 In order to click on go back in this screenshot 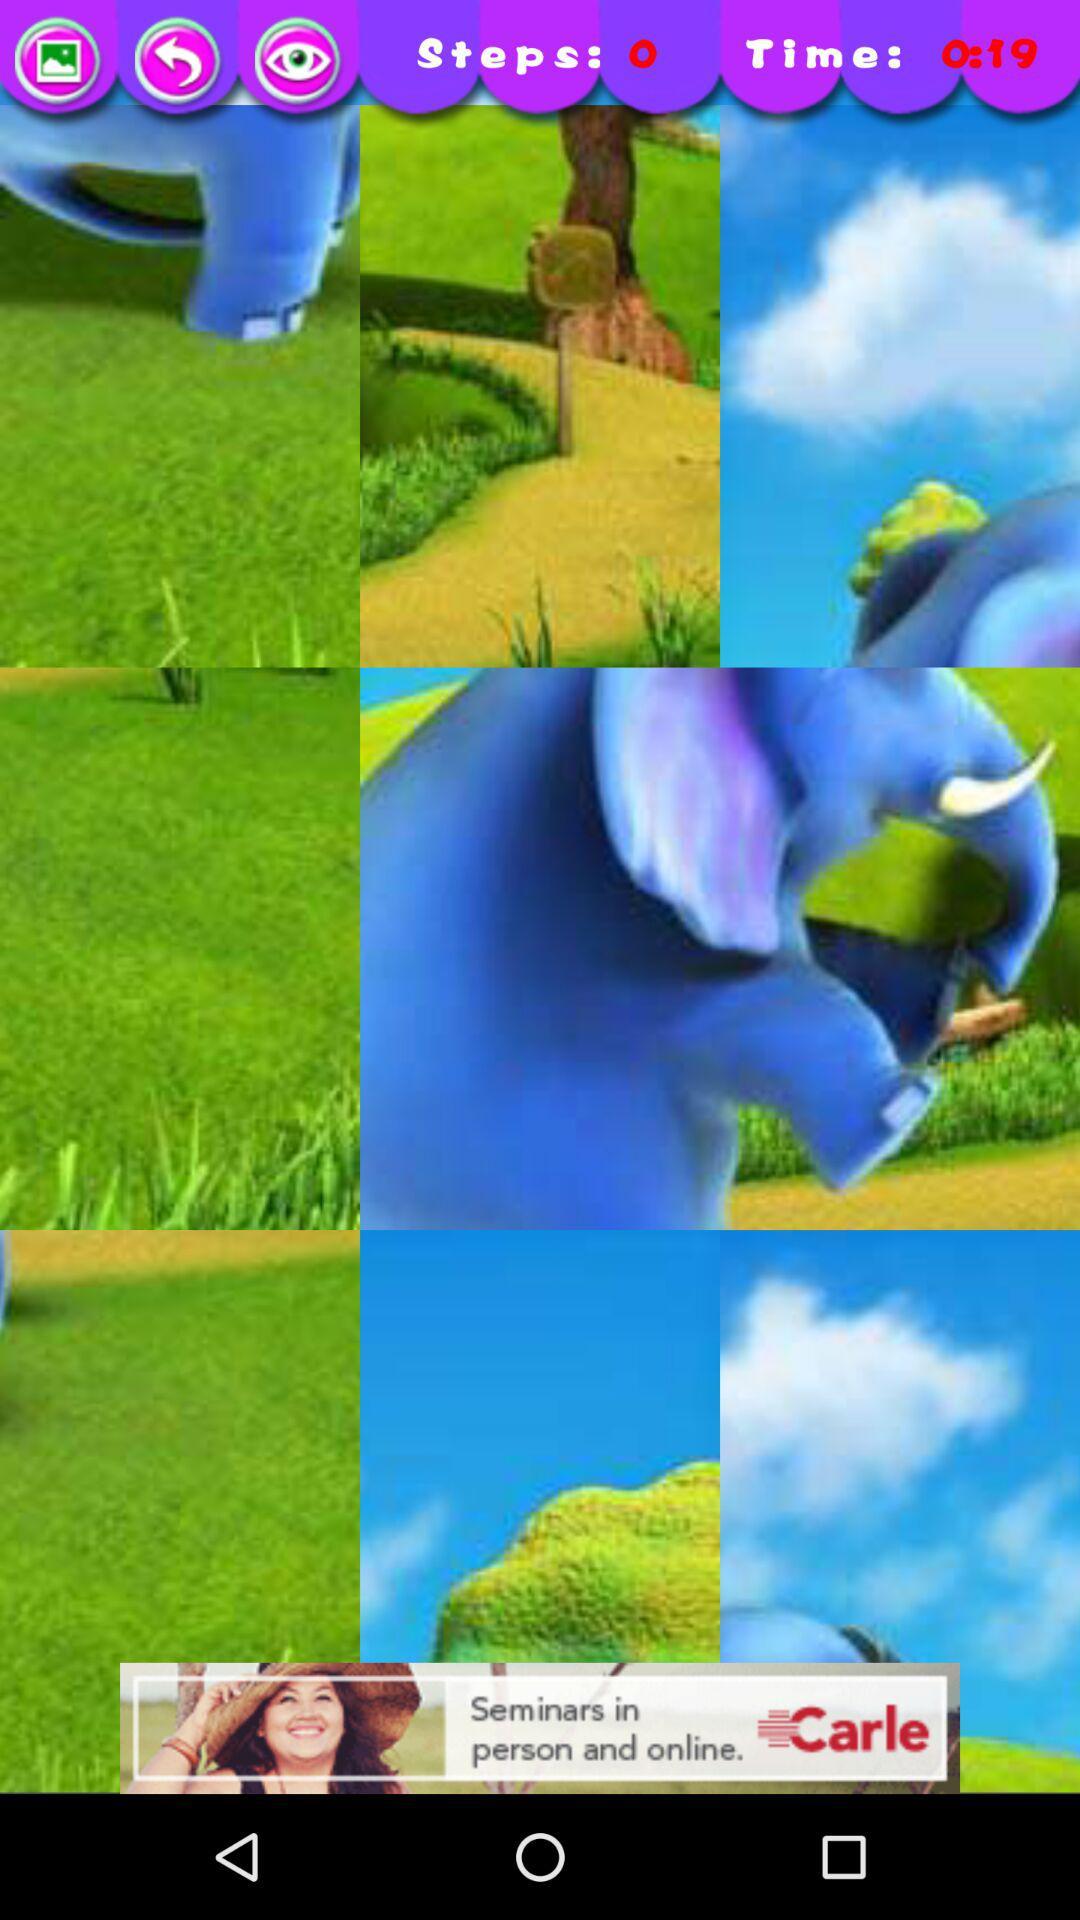, I will do `click(180, 62)`.